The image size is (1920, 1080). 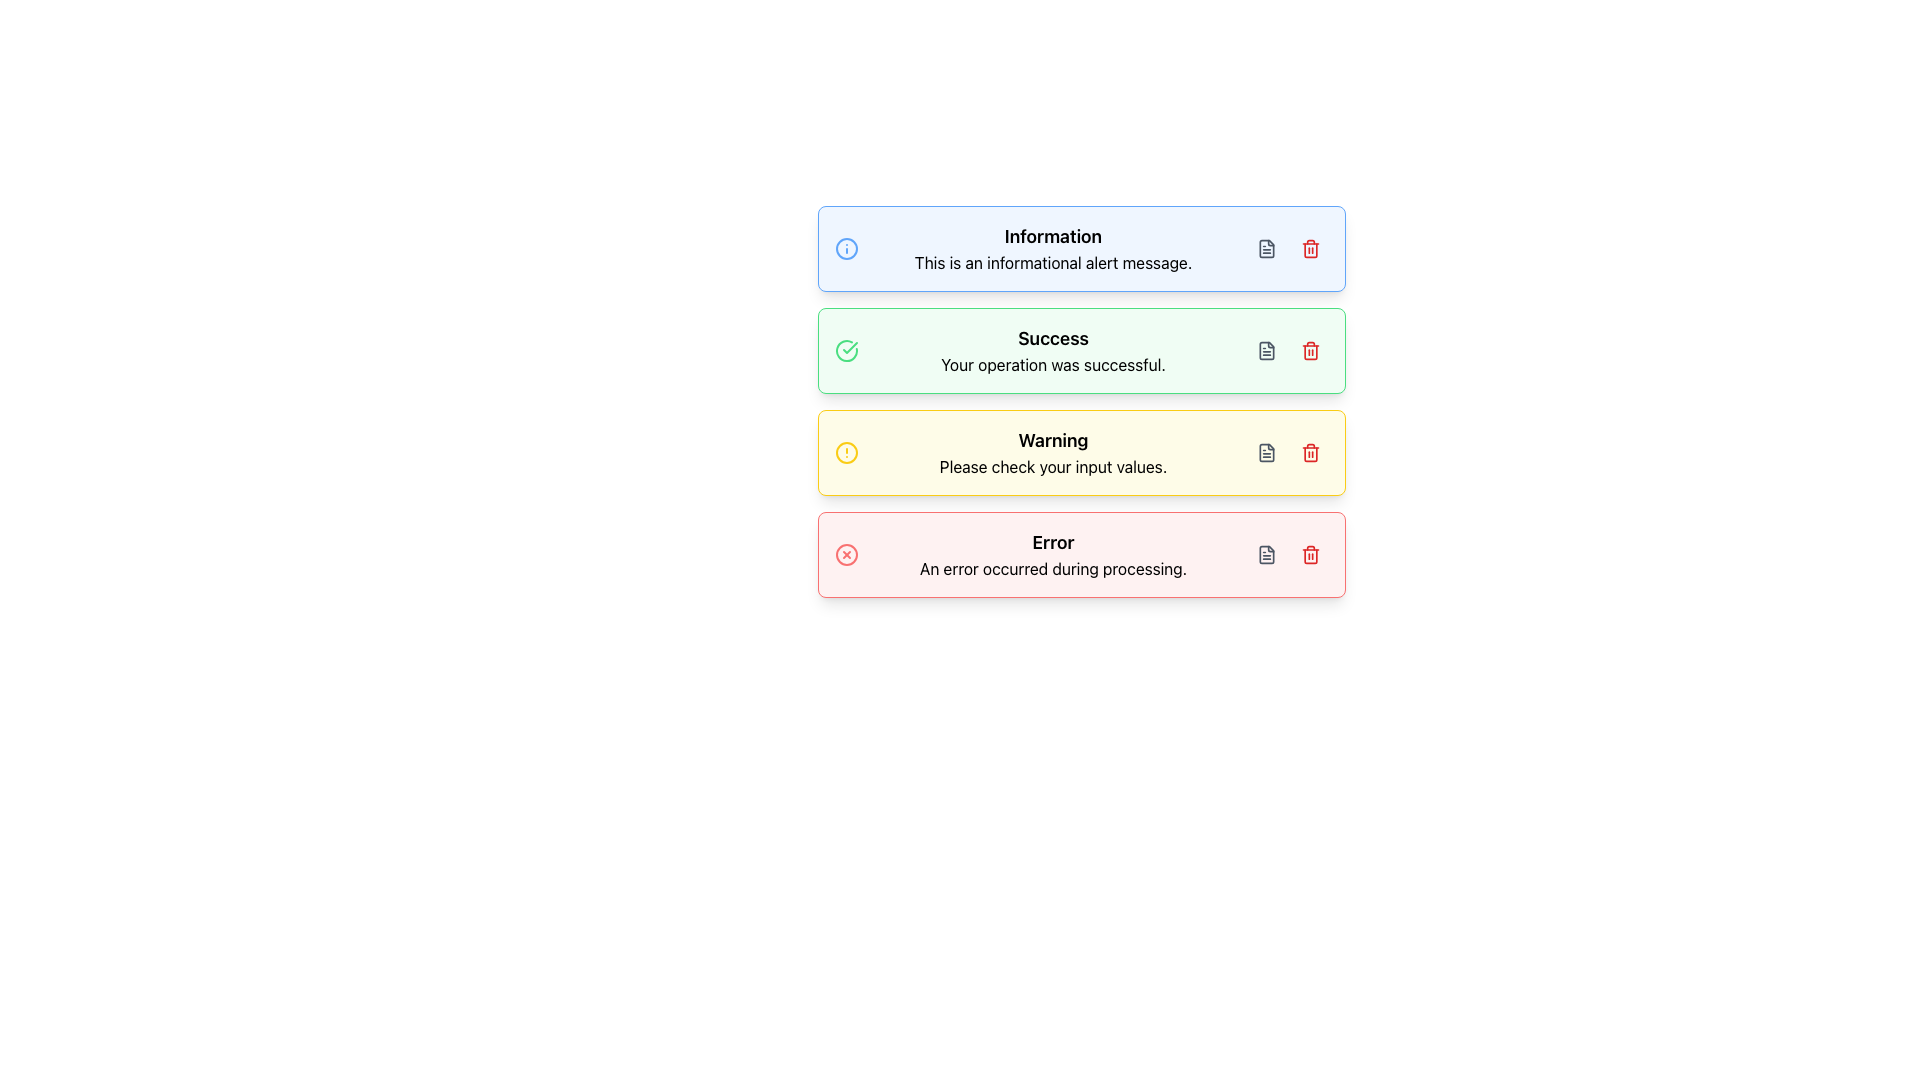 What do you see at coordinates (1265, 452) in the screenshot?
I see `the Icon Button located inside the third warning alert box` at bounding box center [1265, 452].